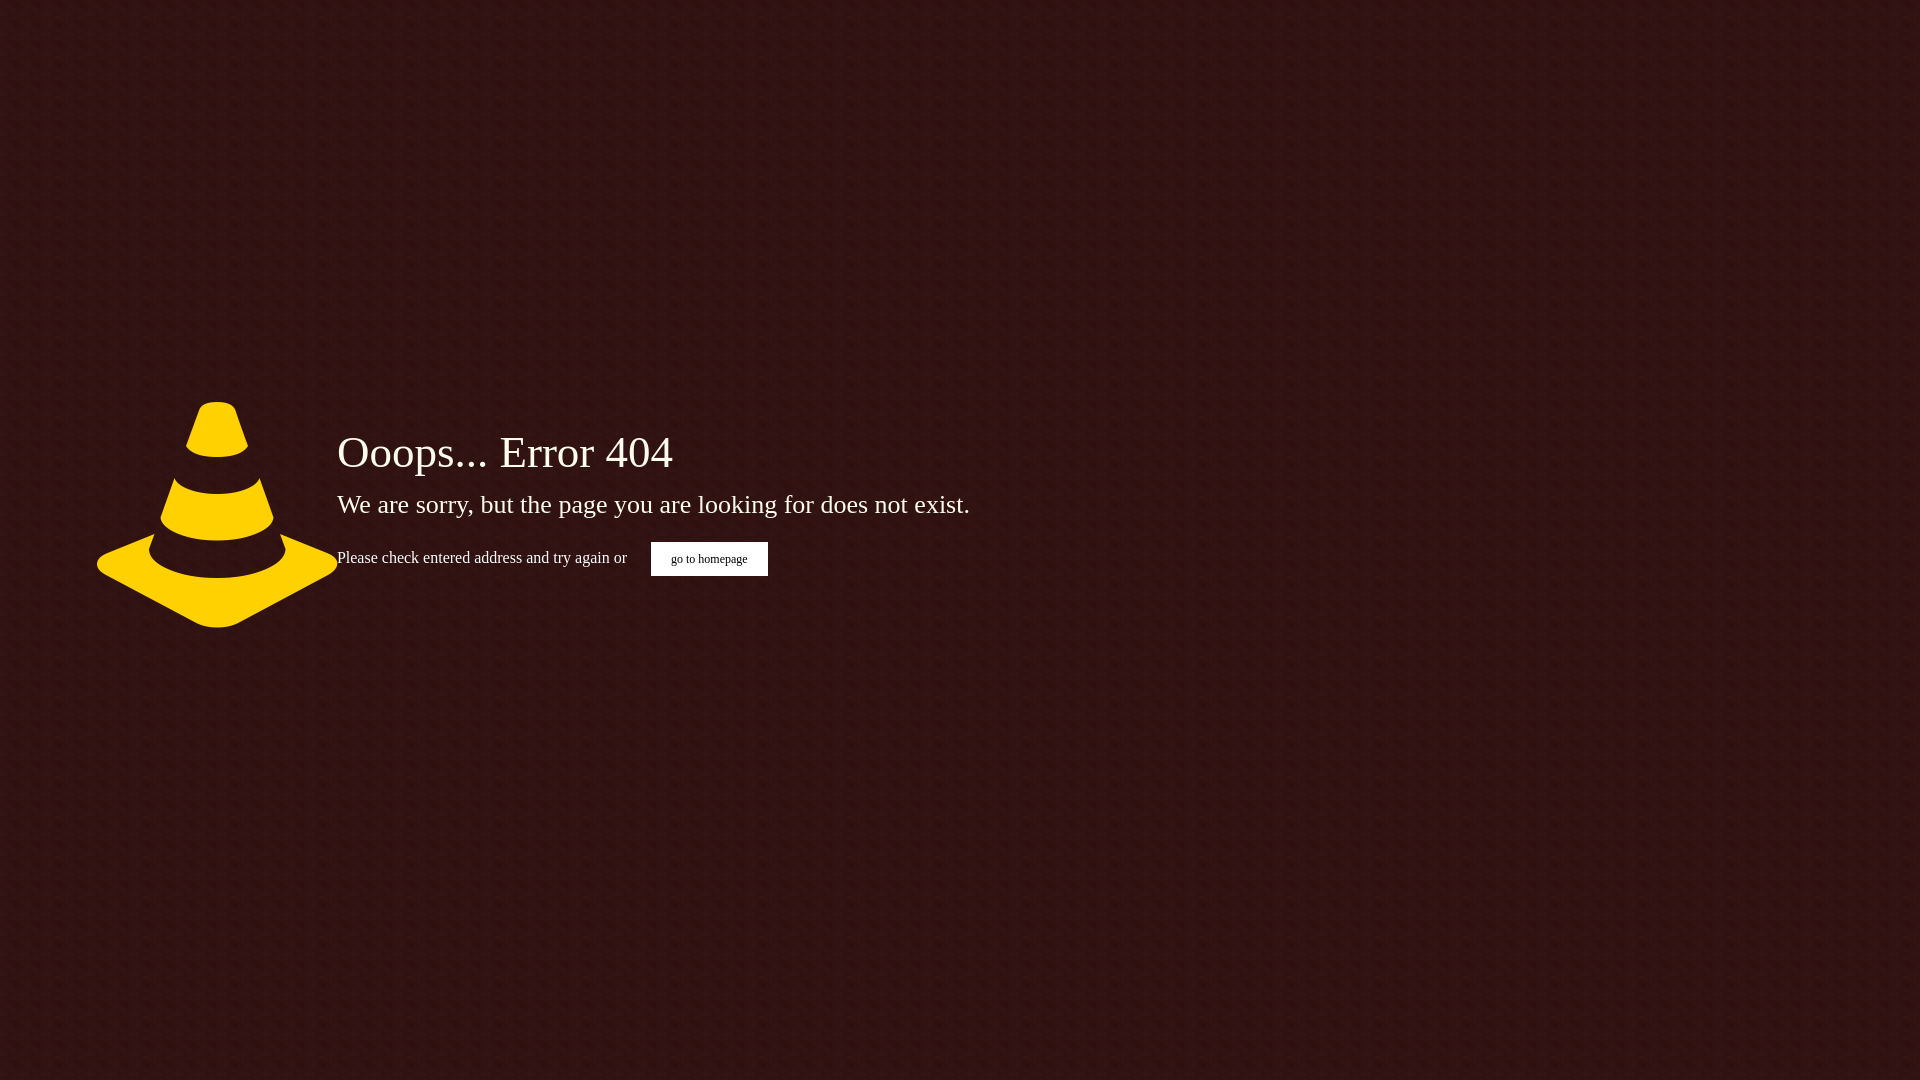 The height and width of the screenshot is (1080, 1920). Describe the element at coordinates (709, 559) in the screenshot. I see `'go to homepage'` at that location.